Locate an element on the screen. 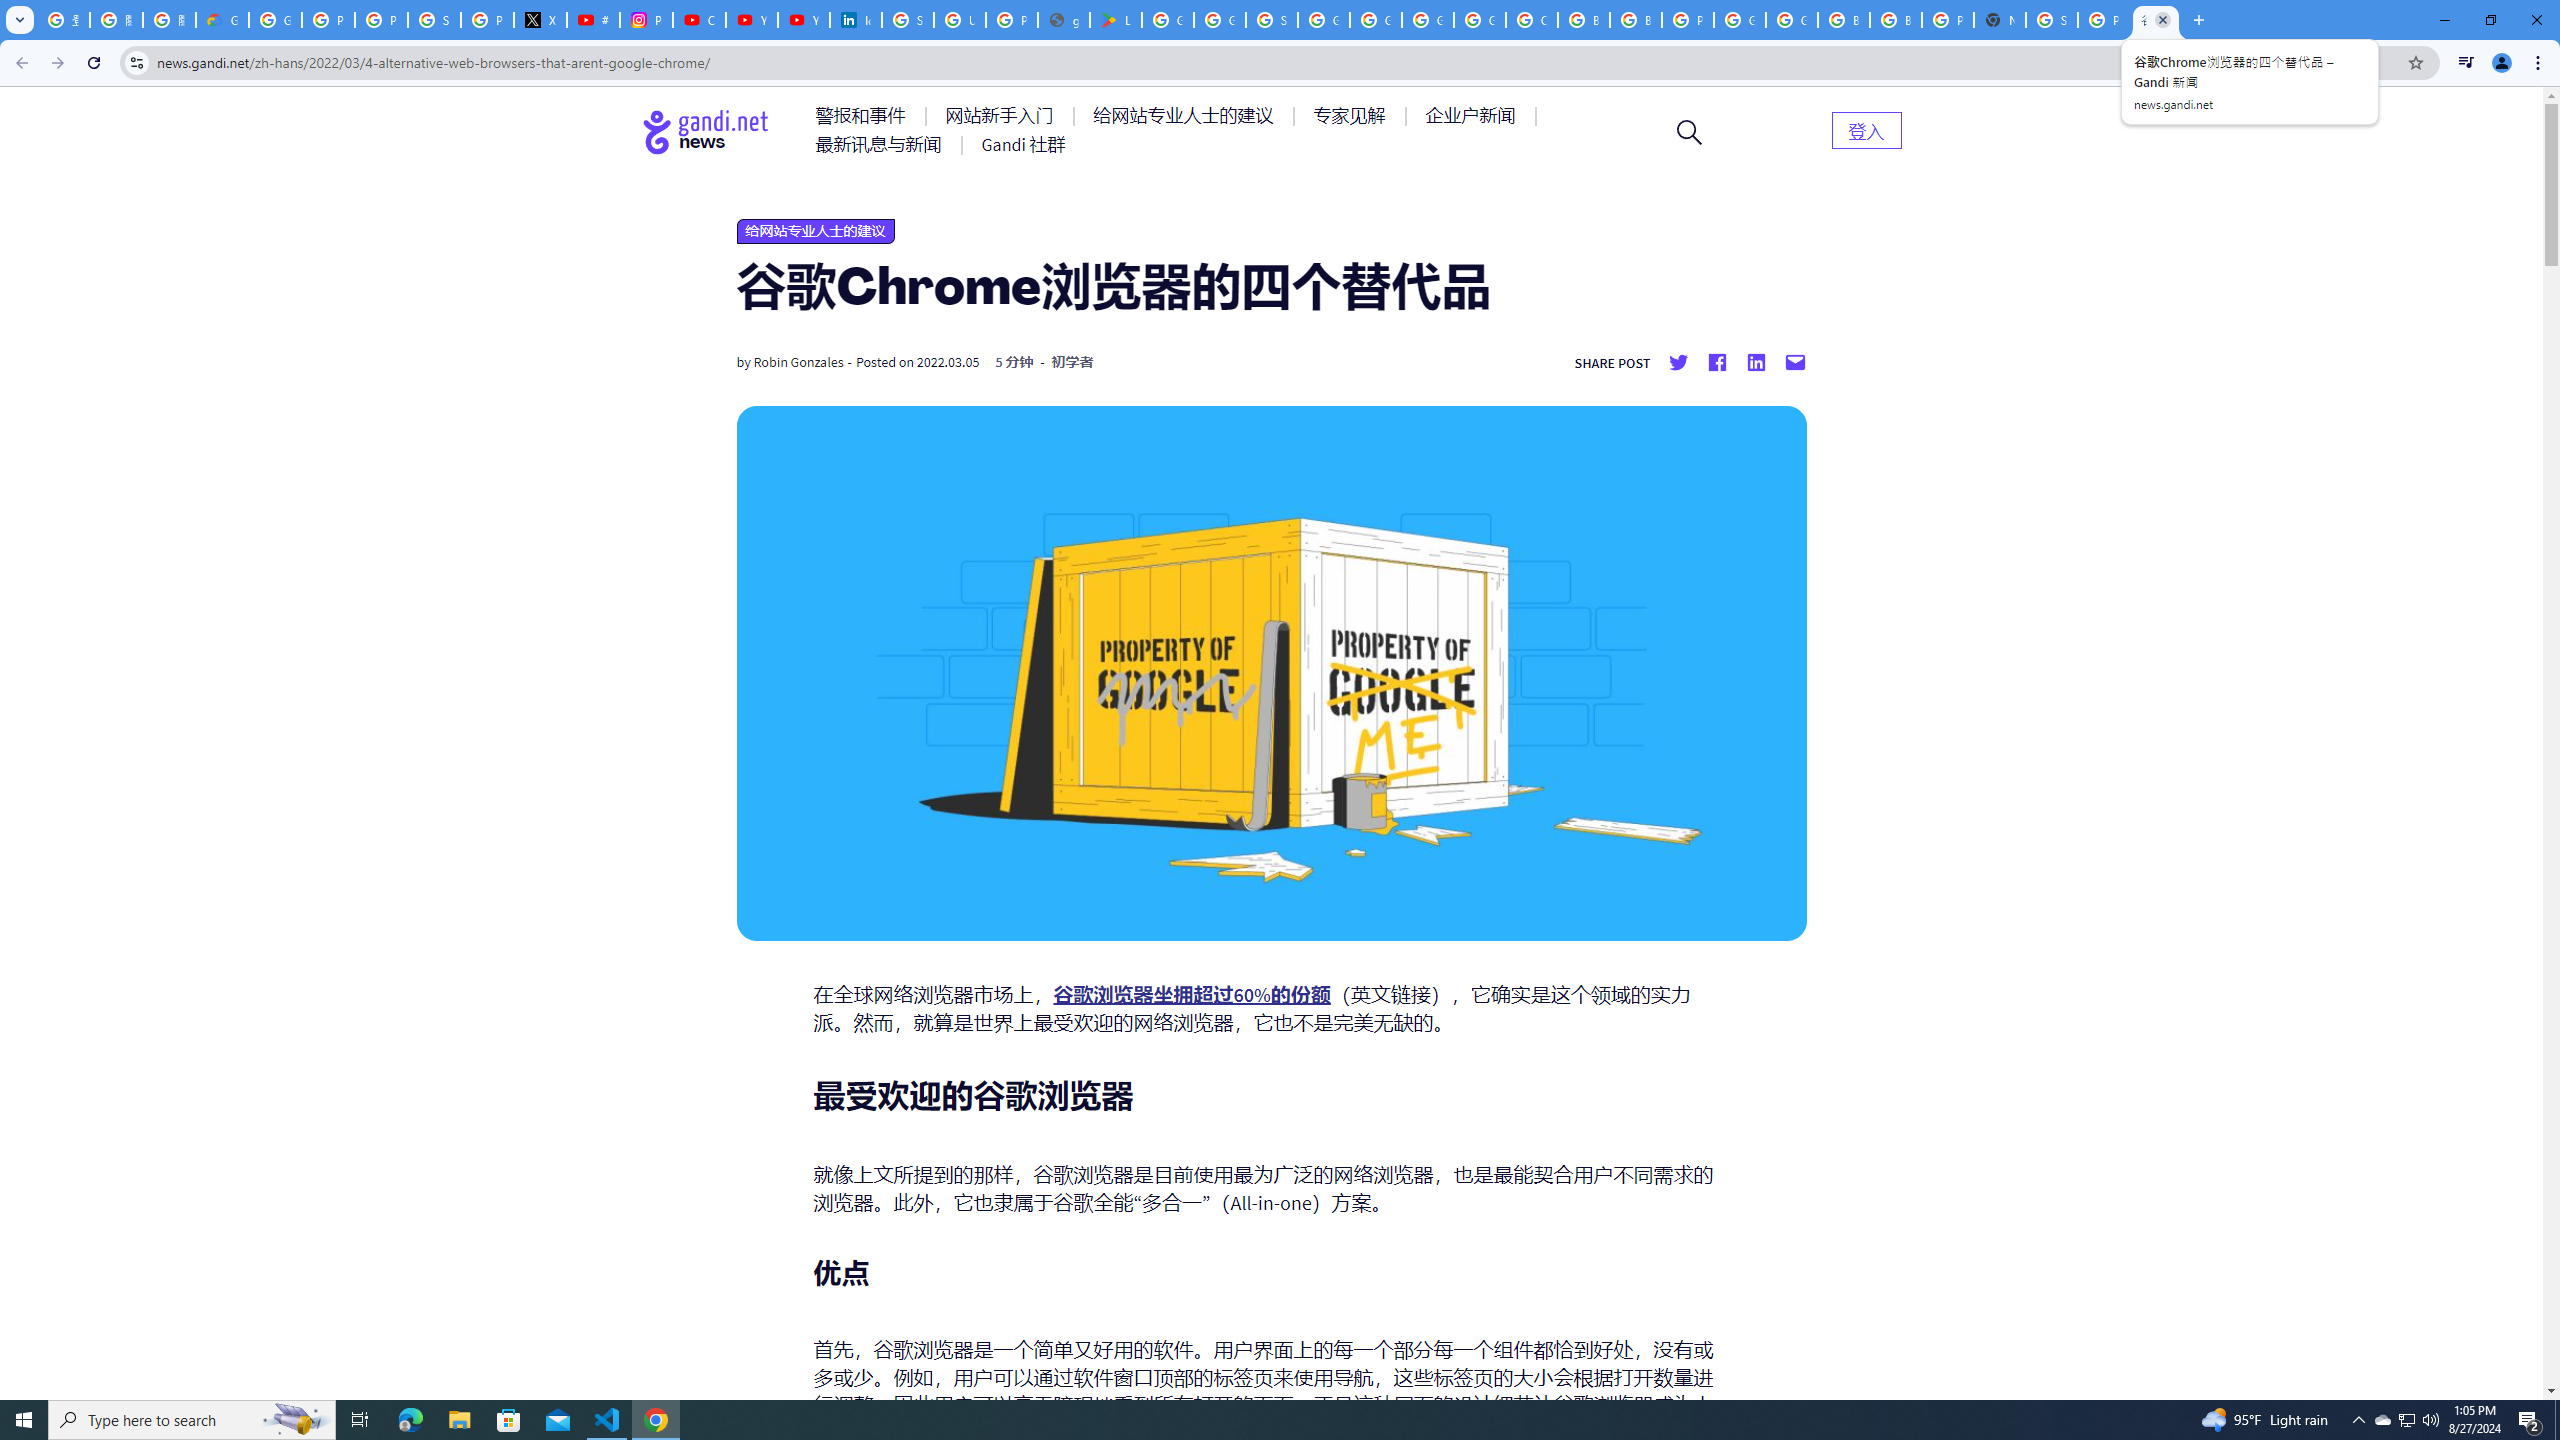 The width and height of the screenshot is (2560, 1440). 'Last Shelter: Survival - Apps on Google Play' is located at coordinates (1116, 19).